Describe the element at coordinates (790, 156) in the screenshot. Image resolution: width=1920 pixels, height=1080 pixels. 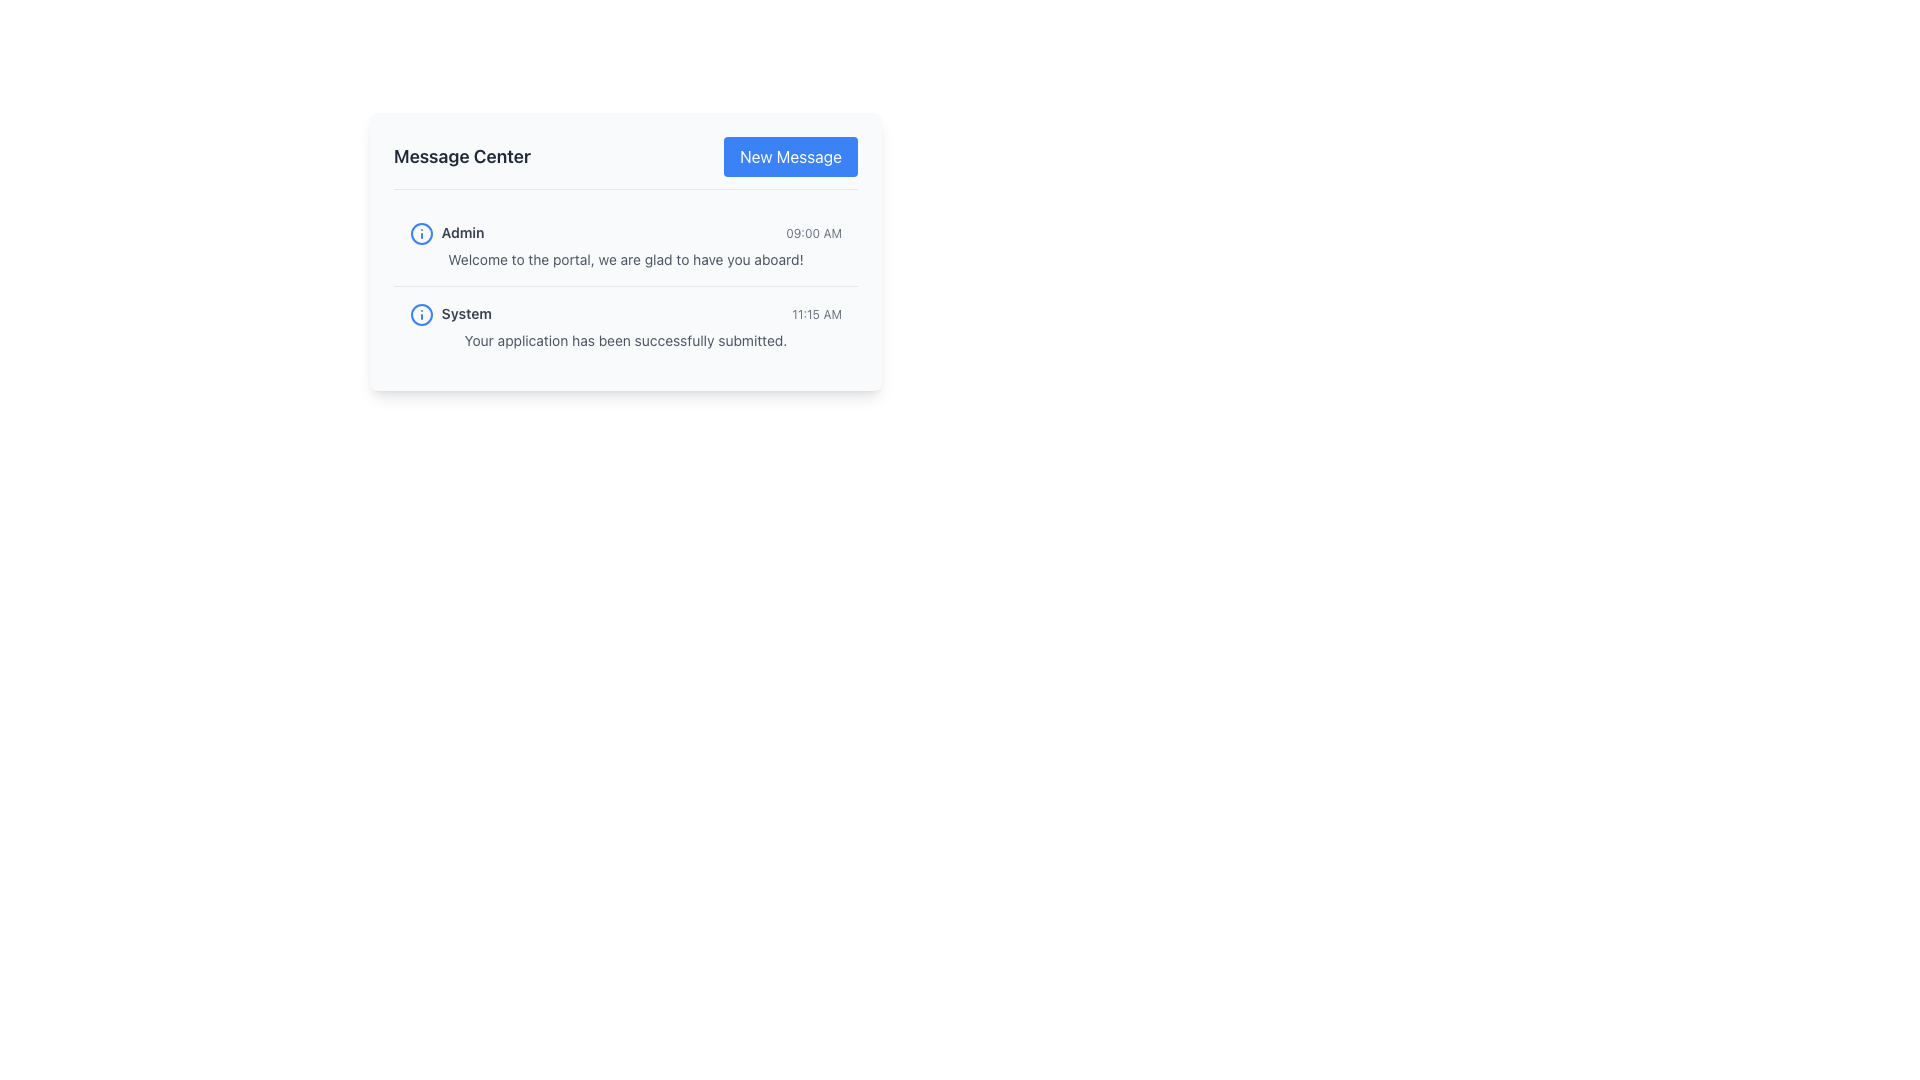
I see `the 'New Message' button located in the top-right corner of the 'Message Center' widget` at that location.